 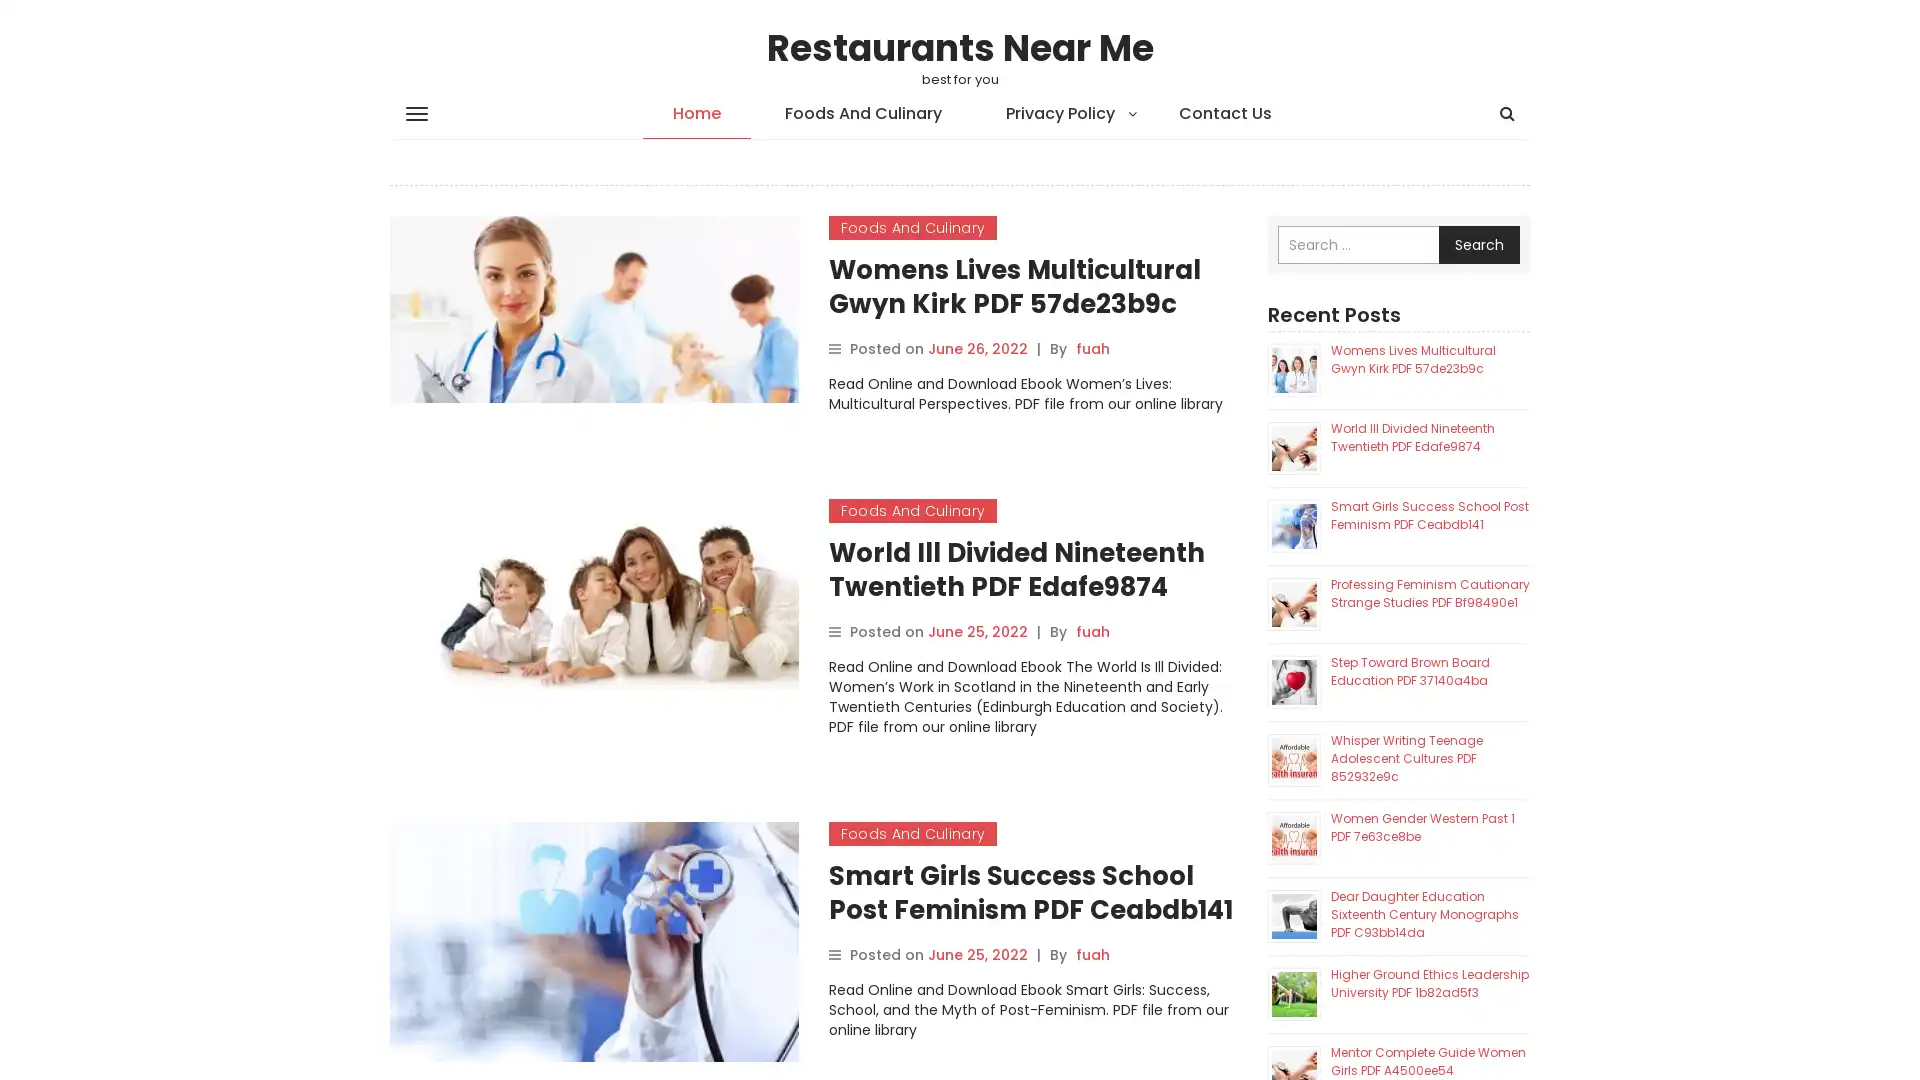 I want to click on Search, so click(x=1479, y=244).